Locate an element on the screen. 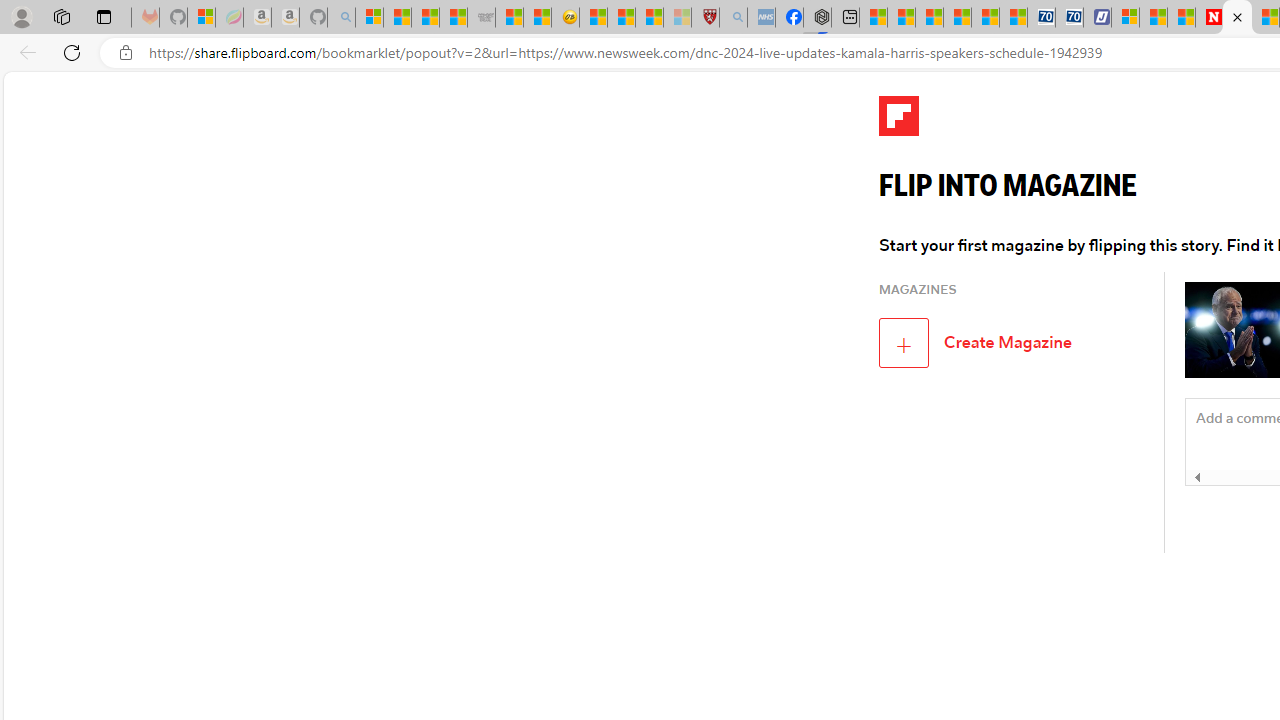  'Microsoft-Report a Concern to Bing' is located at coordinates (201, 17).